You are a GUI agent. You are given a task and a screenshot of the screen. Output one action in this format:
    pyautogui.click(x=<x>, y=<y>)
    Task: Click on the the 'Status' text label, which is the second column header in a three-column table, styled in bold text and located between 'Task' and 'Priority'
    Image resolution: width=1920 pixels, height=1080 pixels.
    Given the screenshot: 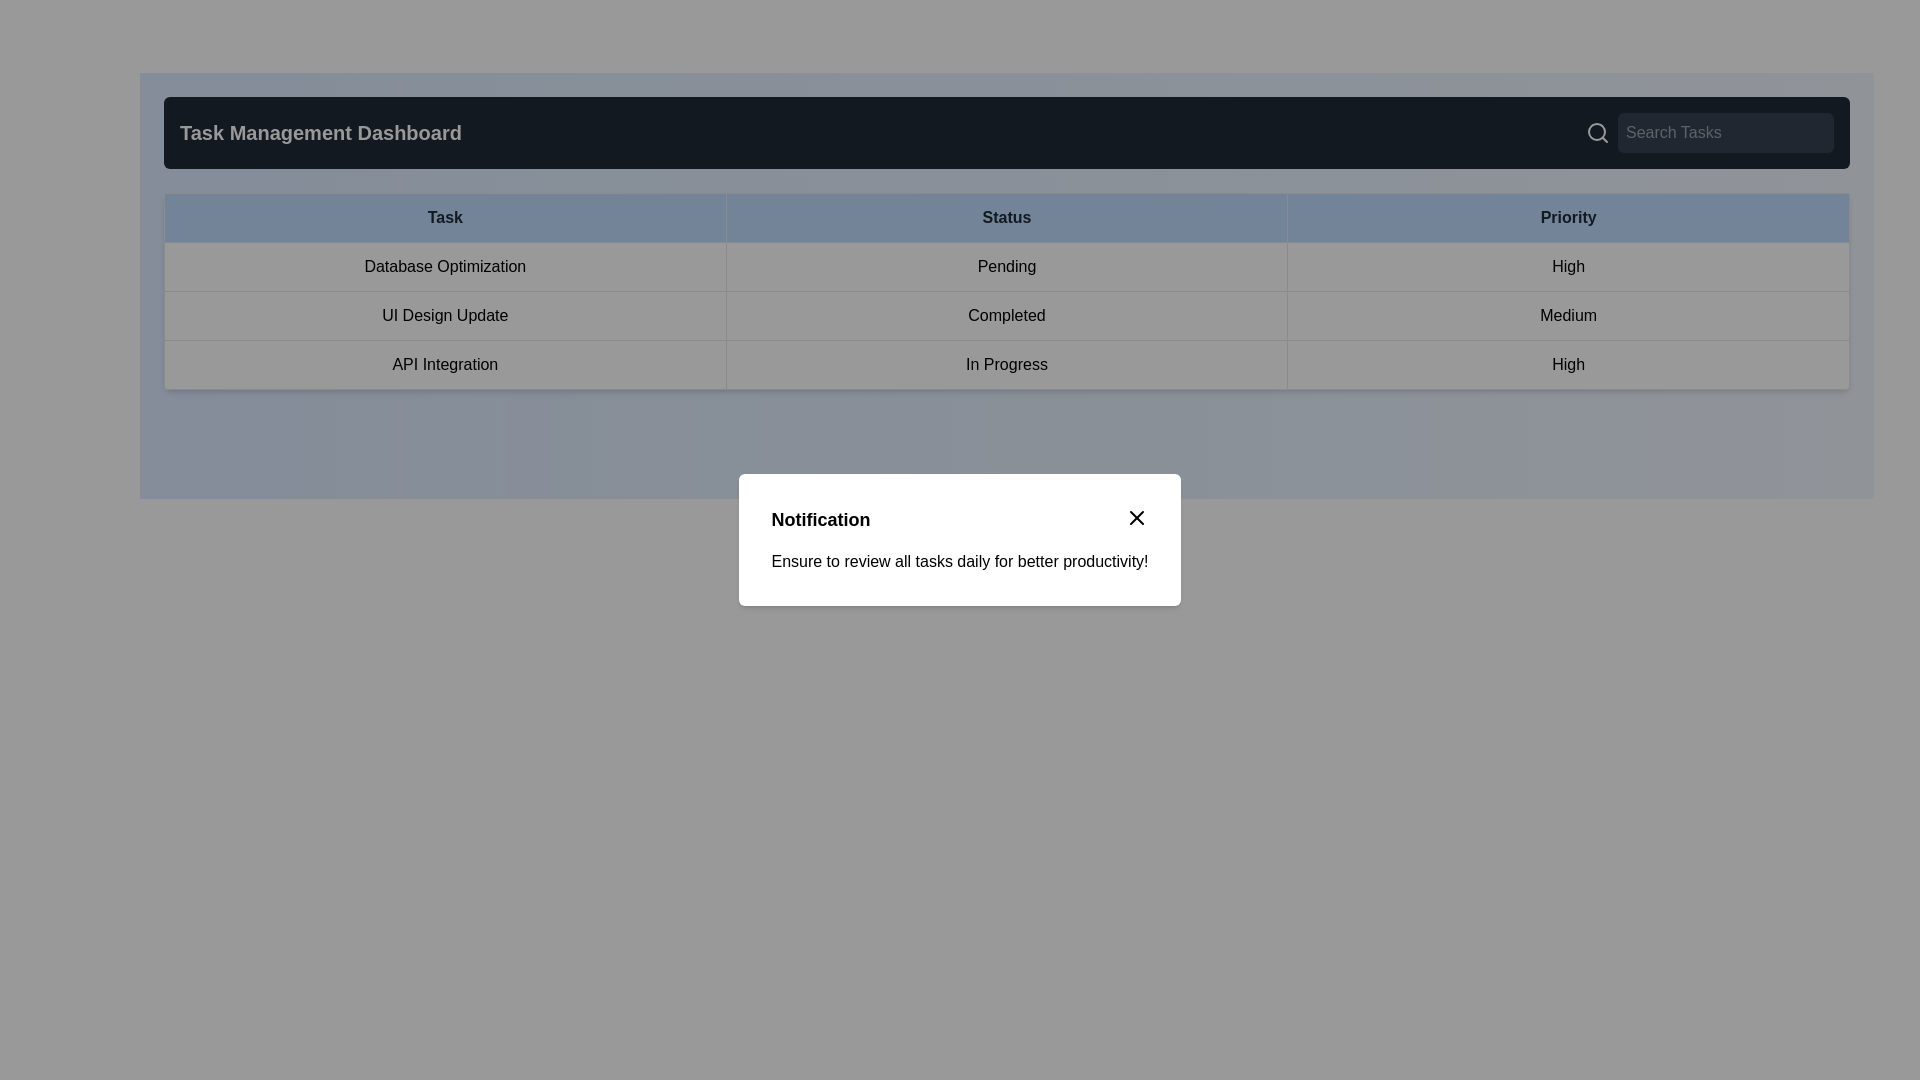 What is the action you would take?
    pyautogui.click(x=1007, y=218)
    